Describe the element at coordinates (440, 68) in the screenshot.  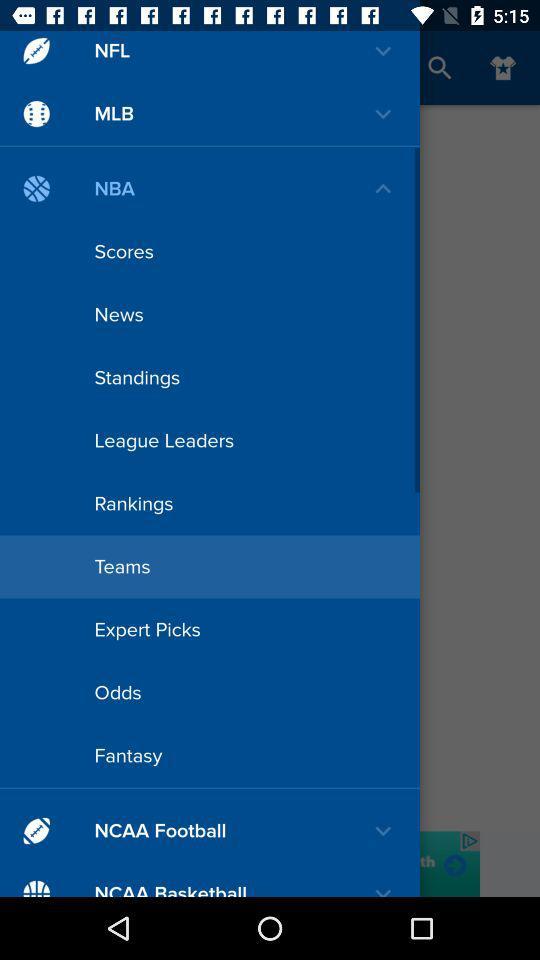
I see `the search icon` at that location.